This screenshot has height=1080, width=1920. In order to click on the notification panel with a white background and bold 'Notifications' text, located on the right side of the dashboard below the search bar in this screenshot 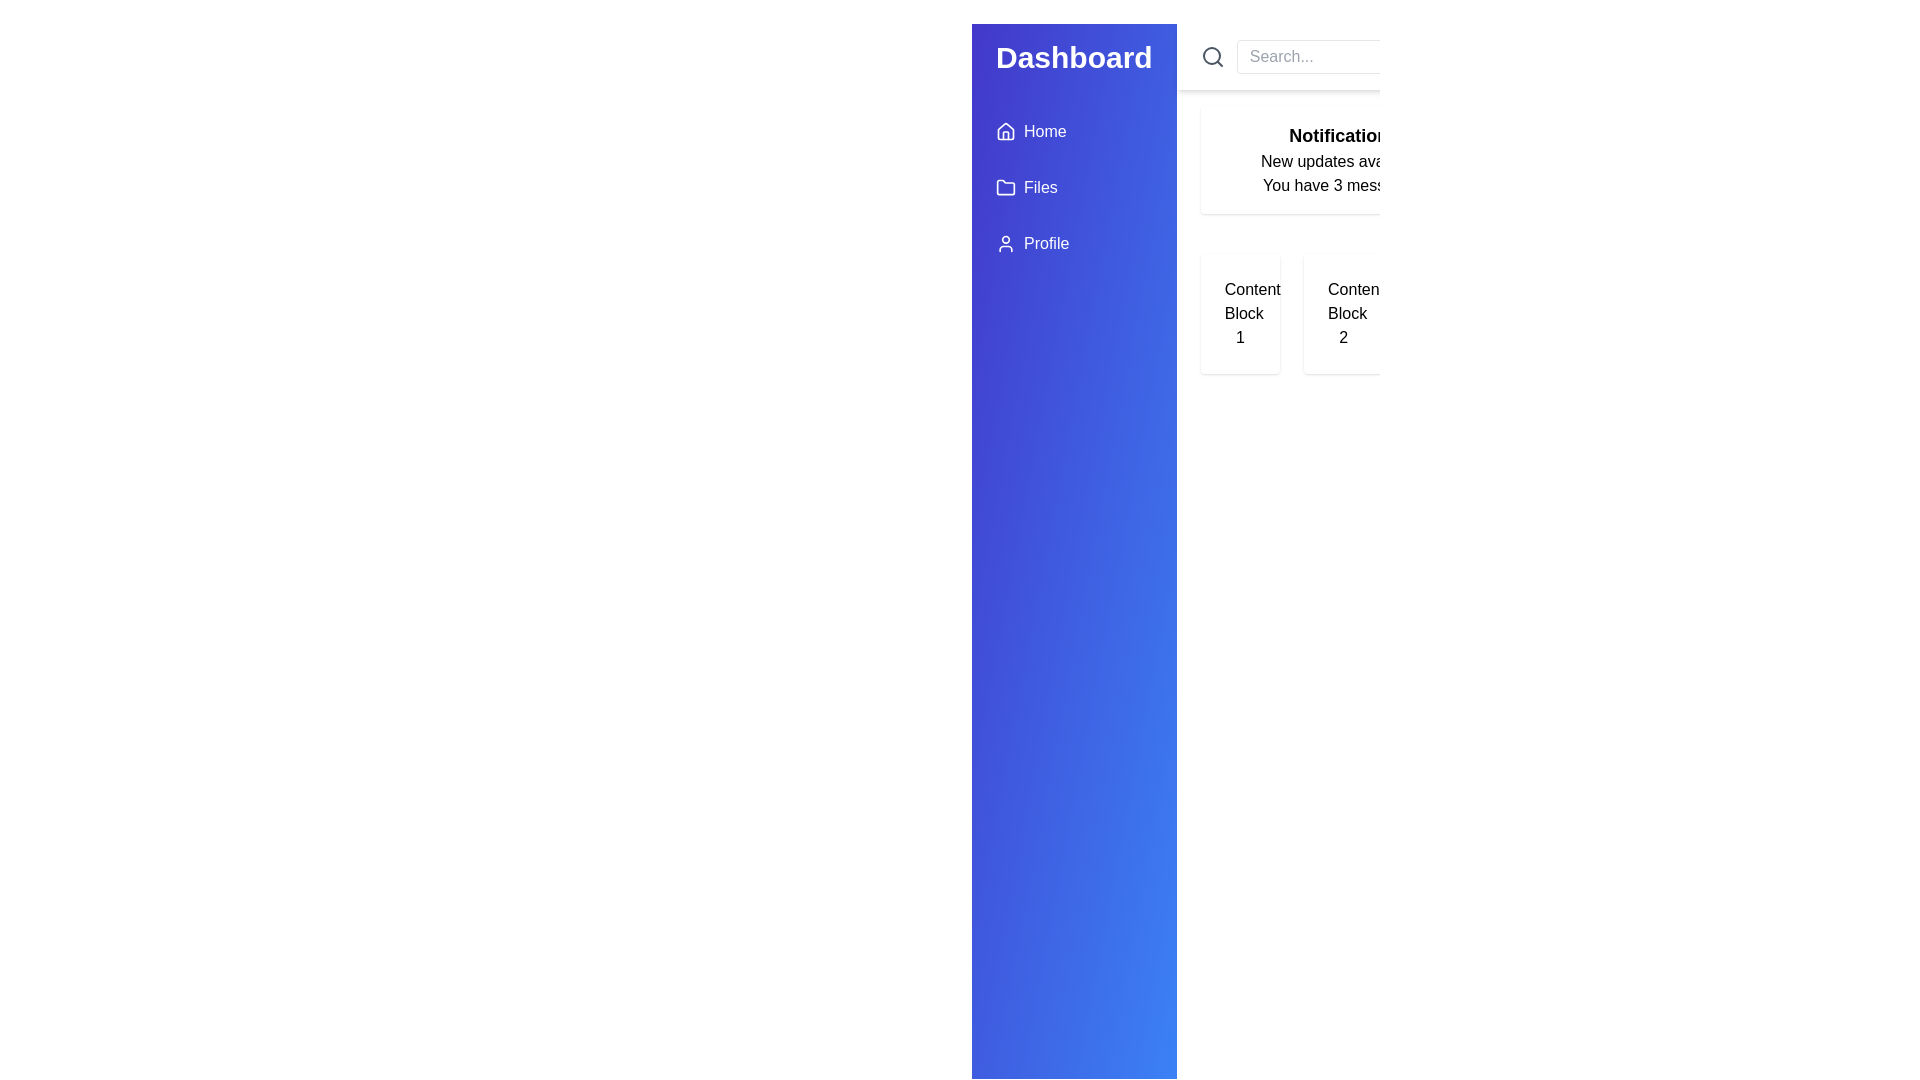, I will do `click(1343, 158)`.